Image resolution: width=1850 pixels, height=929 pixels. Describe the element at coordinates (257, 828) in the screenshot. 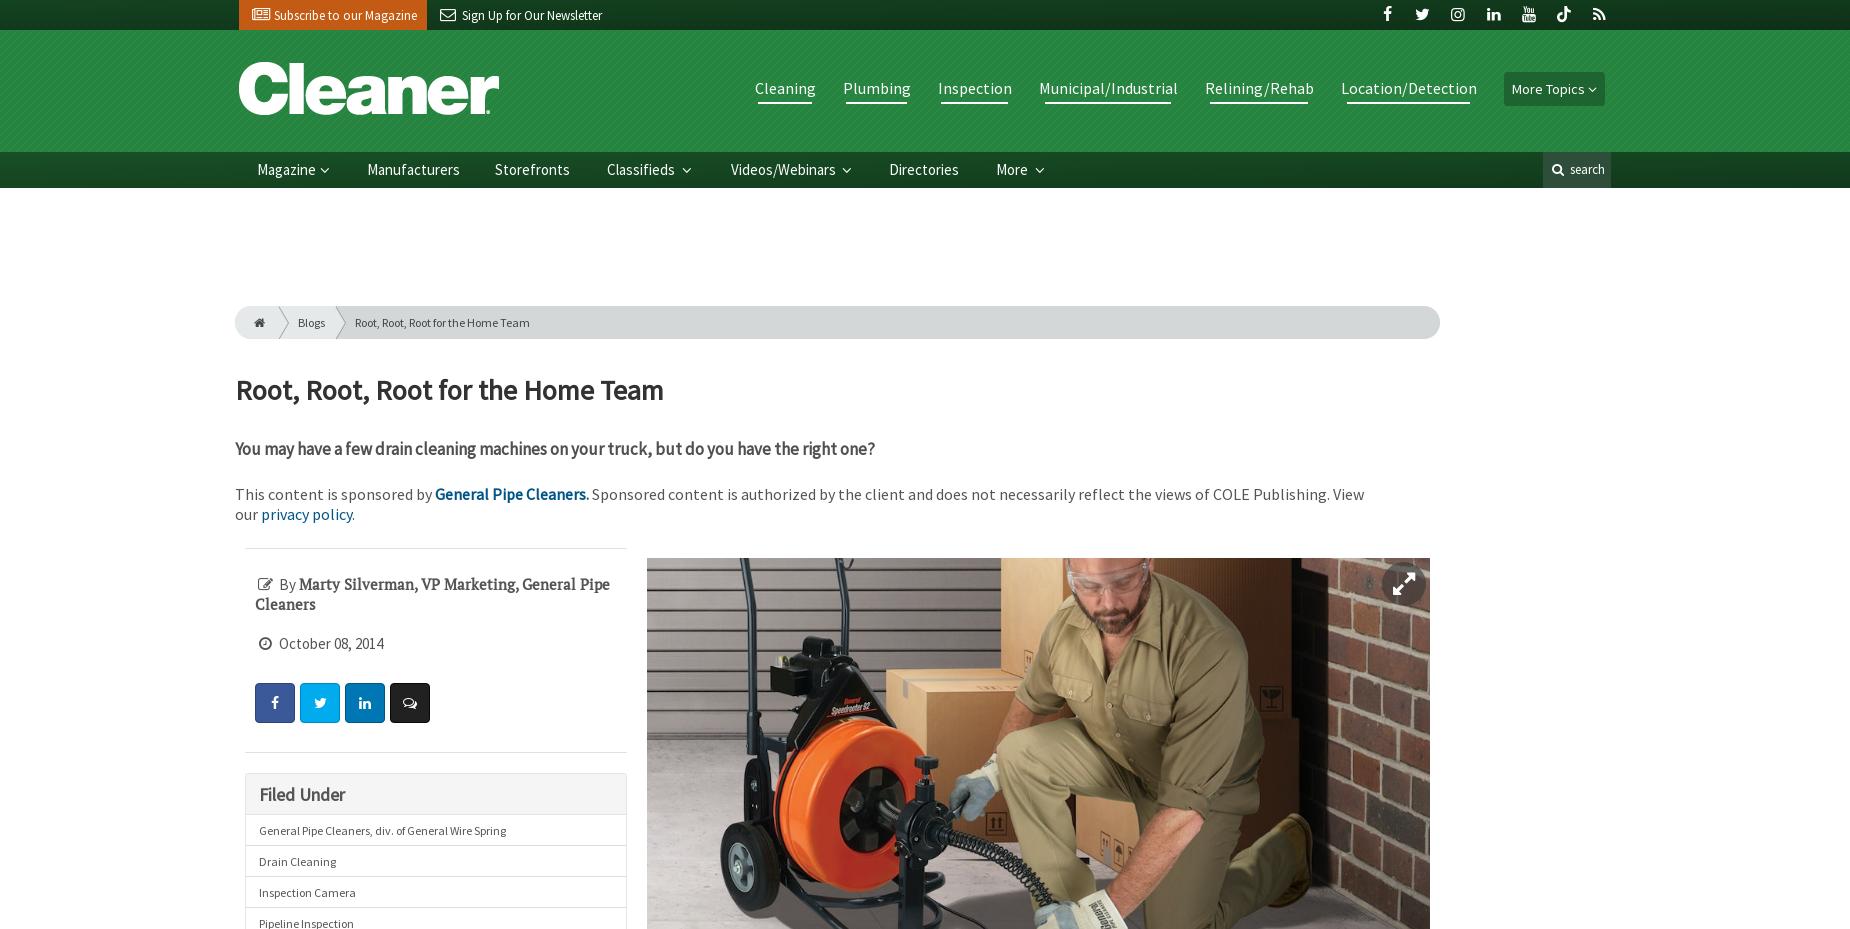

I see `'General Pipe Cleaners, div. of General Wire Spring'` at that location.